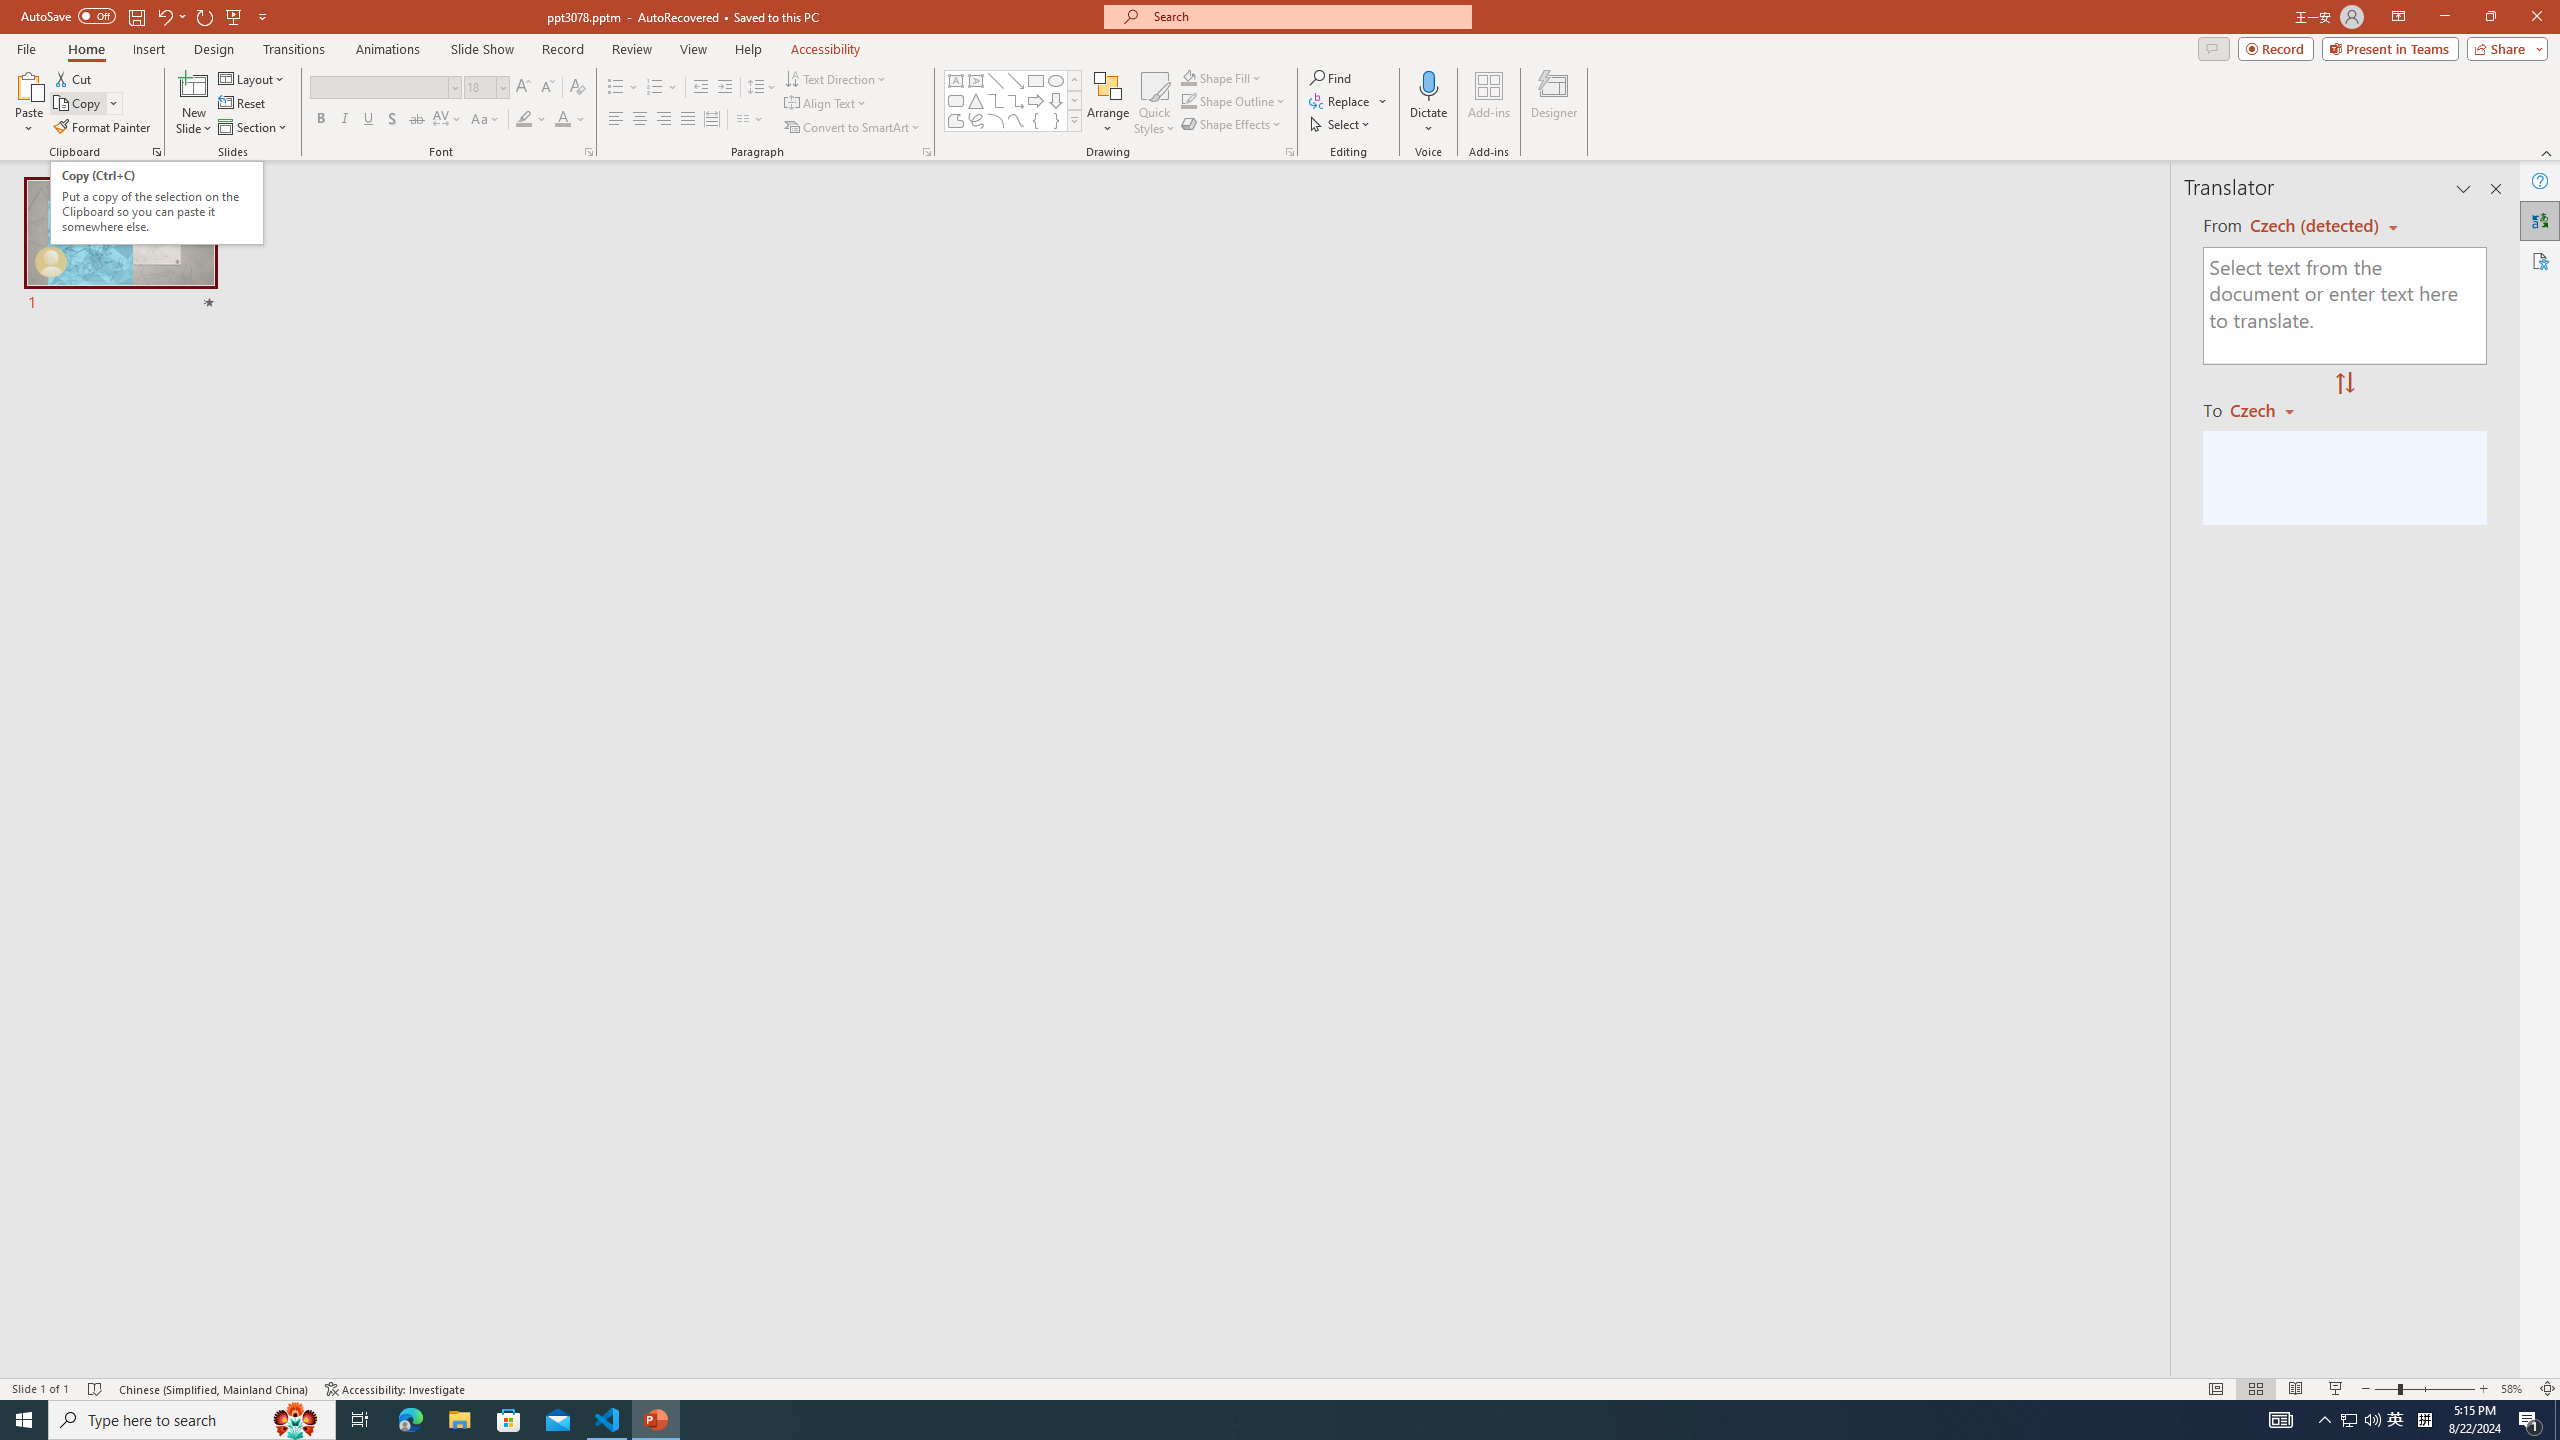 The image size is (2560, 1440). I want to click on 'Reset', so click(242, 103).